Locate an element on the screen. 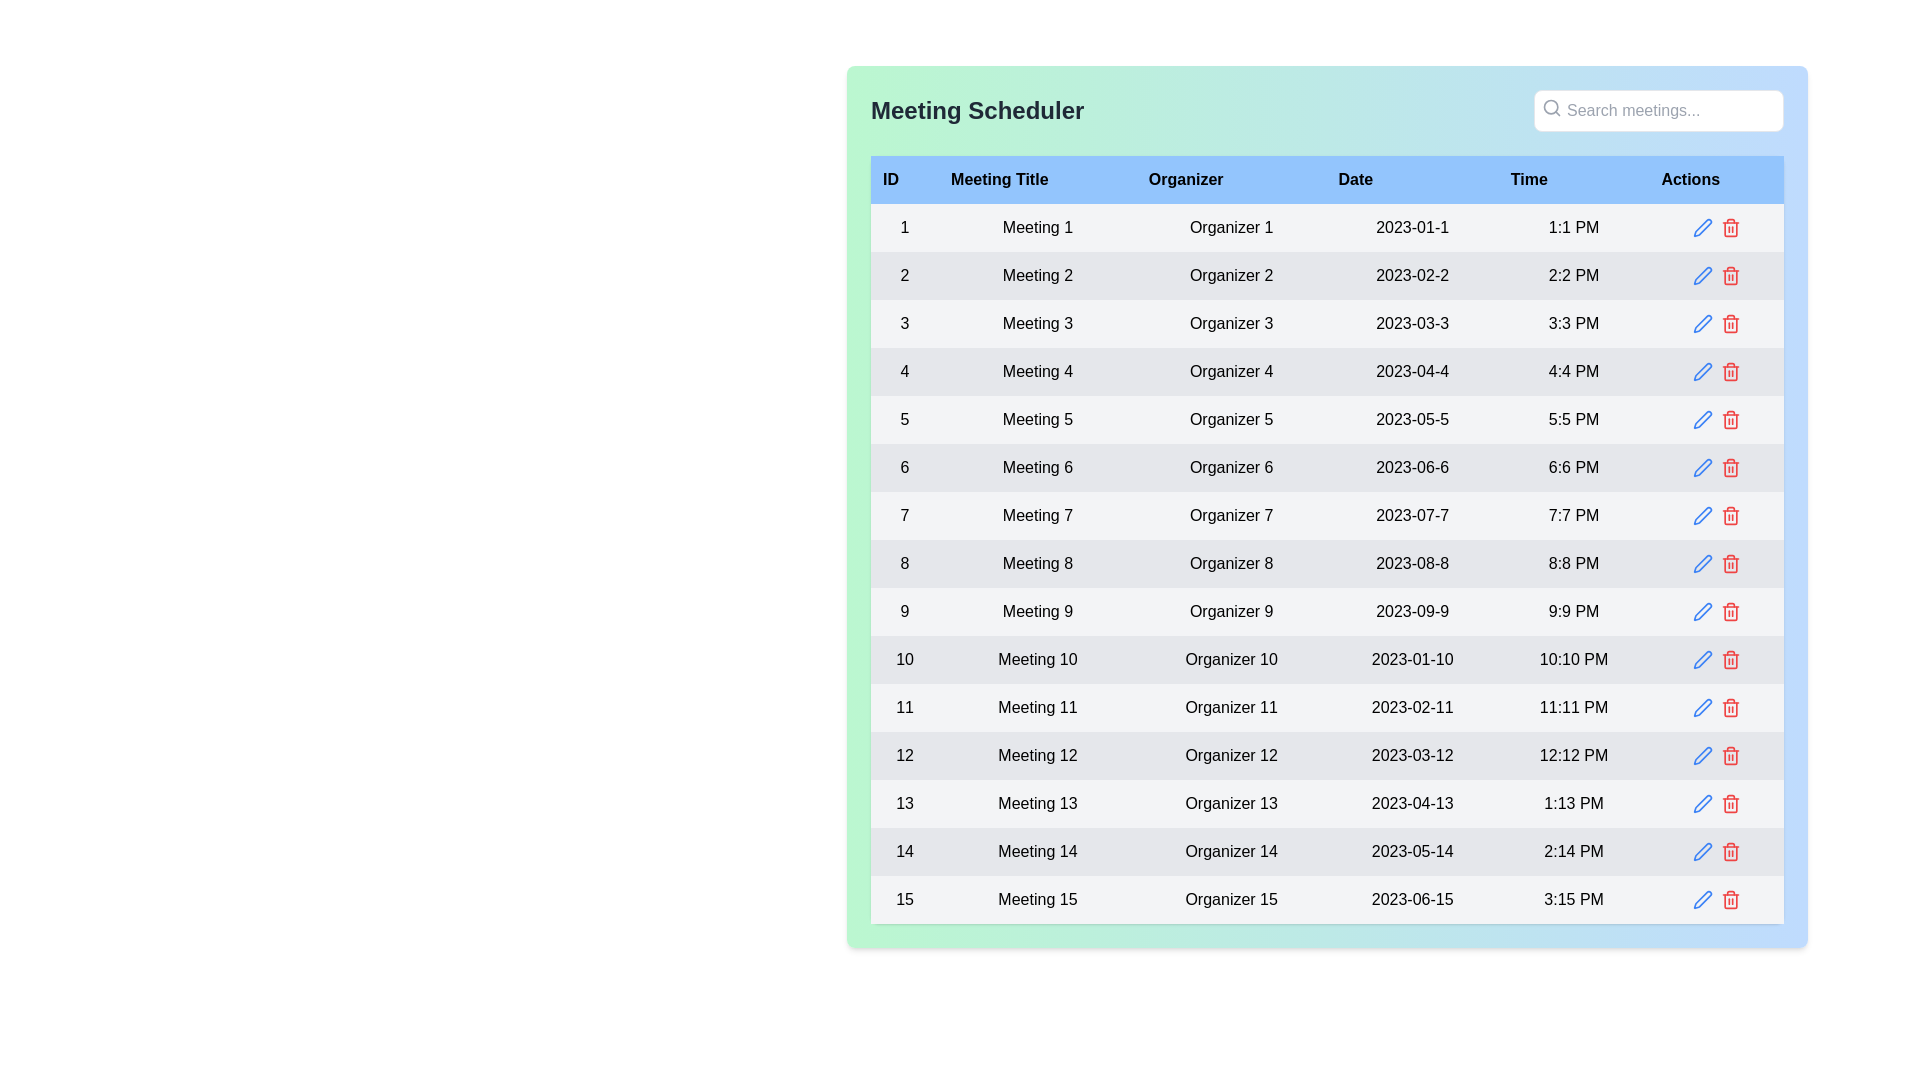 This screenshot has width=1920, height=1080. the thirteenth row of the Meeting Scheduler table, which displays the meeting schedule entry with ID 13, Meeting Title 'Meeting 13', Organizer 'Organizer 13', Date '2023-04-13', and Time '1:13 PM' is located at coordinates (1327, 802).